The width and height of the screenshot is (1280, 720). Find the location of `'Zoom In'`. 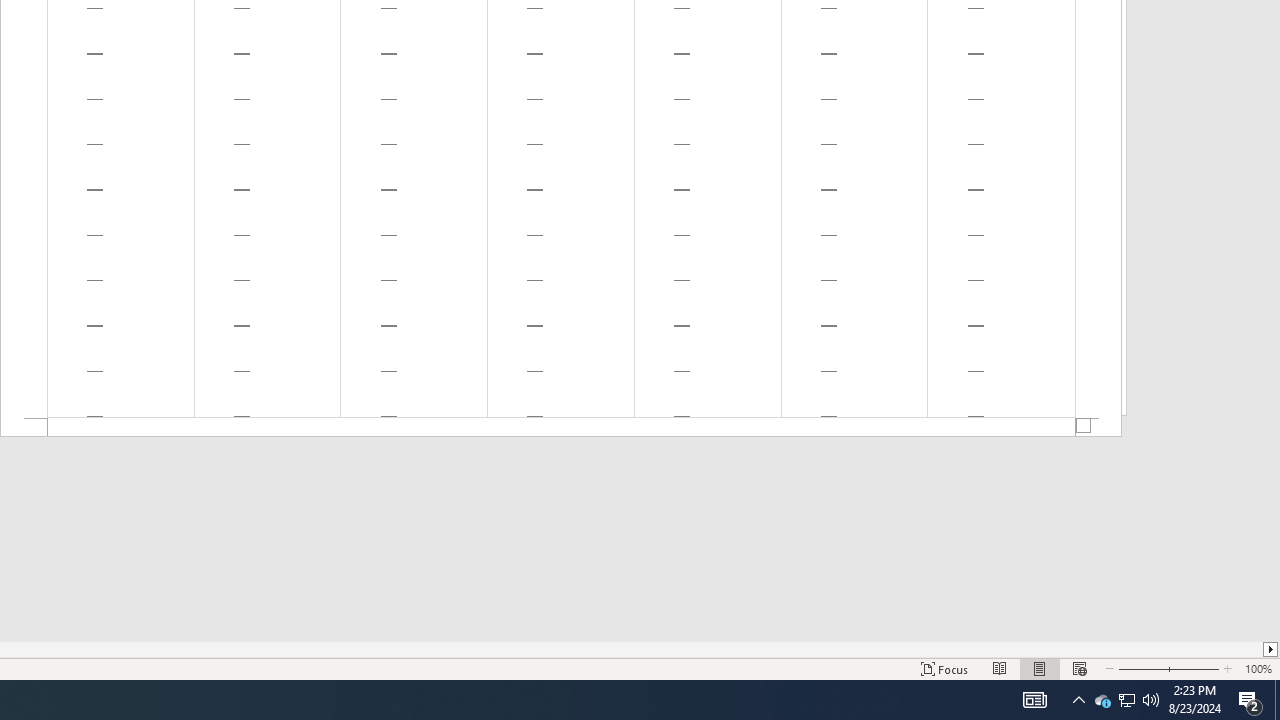

'Zoom In' is located at coordinates (1195, 669).